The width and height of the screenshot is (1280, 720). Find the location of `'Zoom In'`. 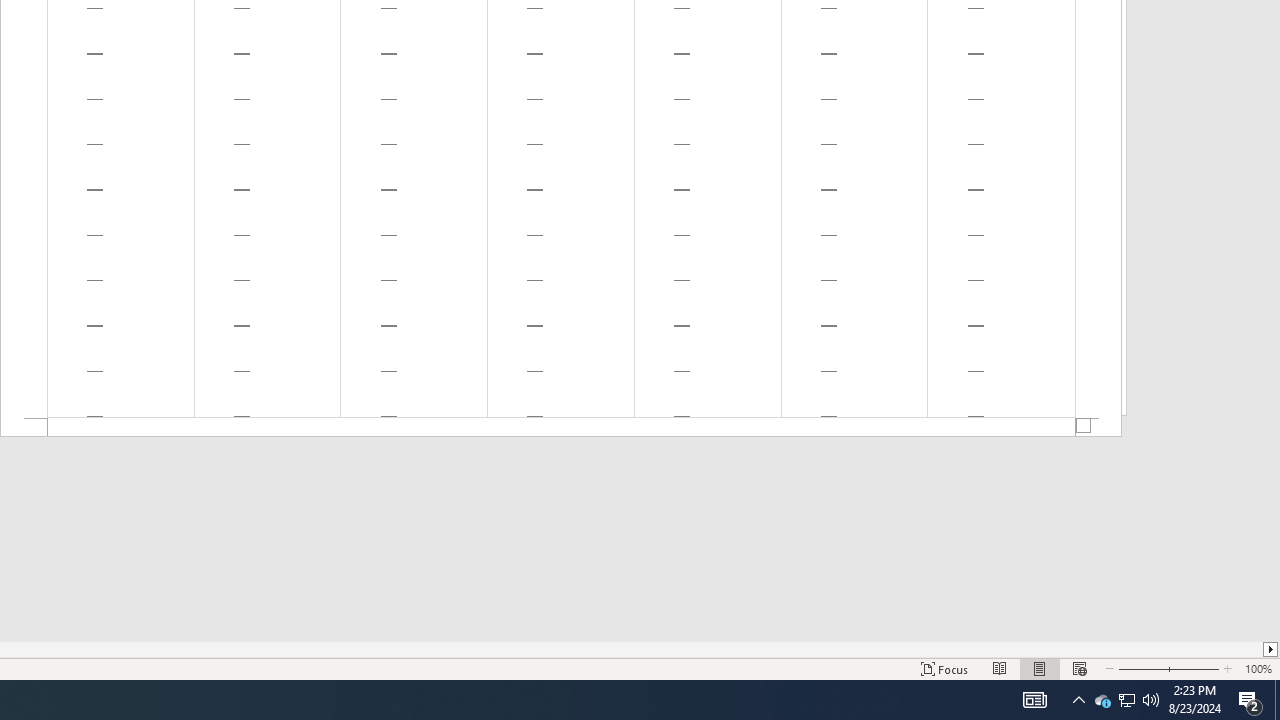

'Zoom In' is located at coordinates (1195, 669).